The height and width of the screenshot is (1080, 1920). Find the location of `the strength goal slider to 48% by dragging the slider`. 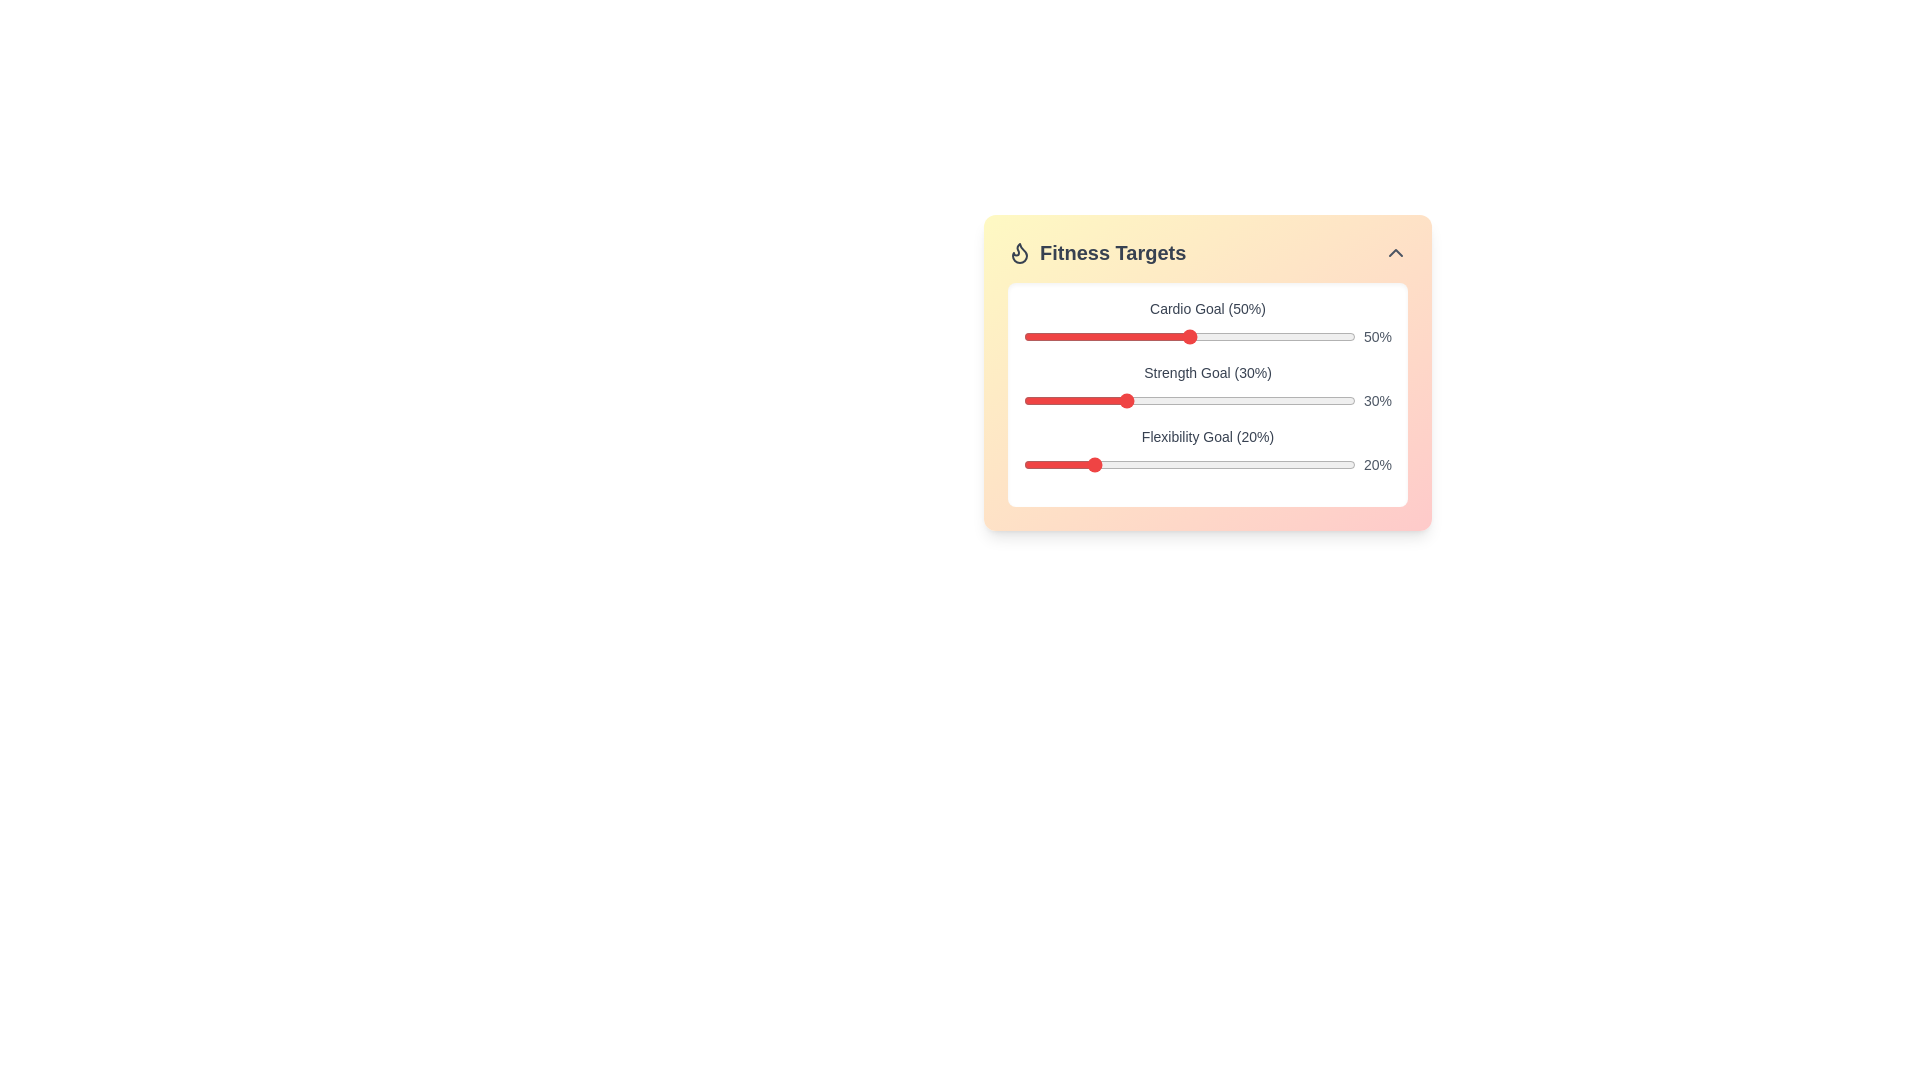

the strength goal slider to 48% by dragging the slider is located at coordinates (1183, 401).